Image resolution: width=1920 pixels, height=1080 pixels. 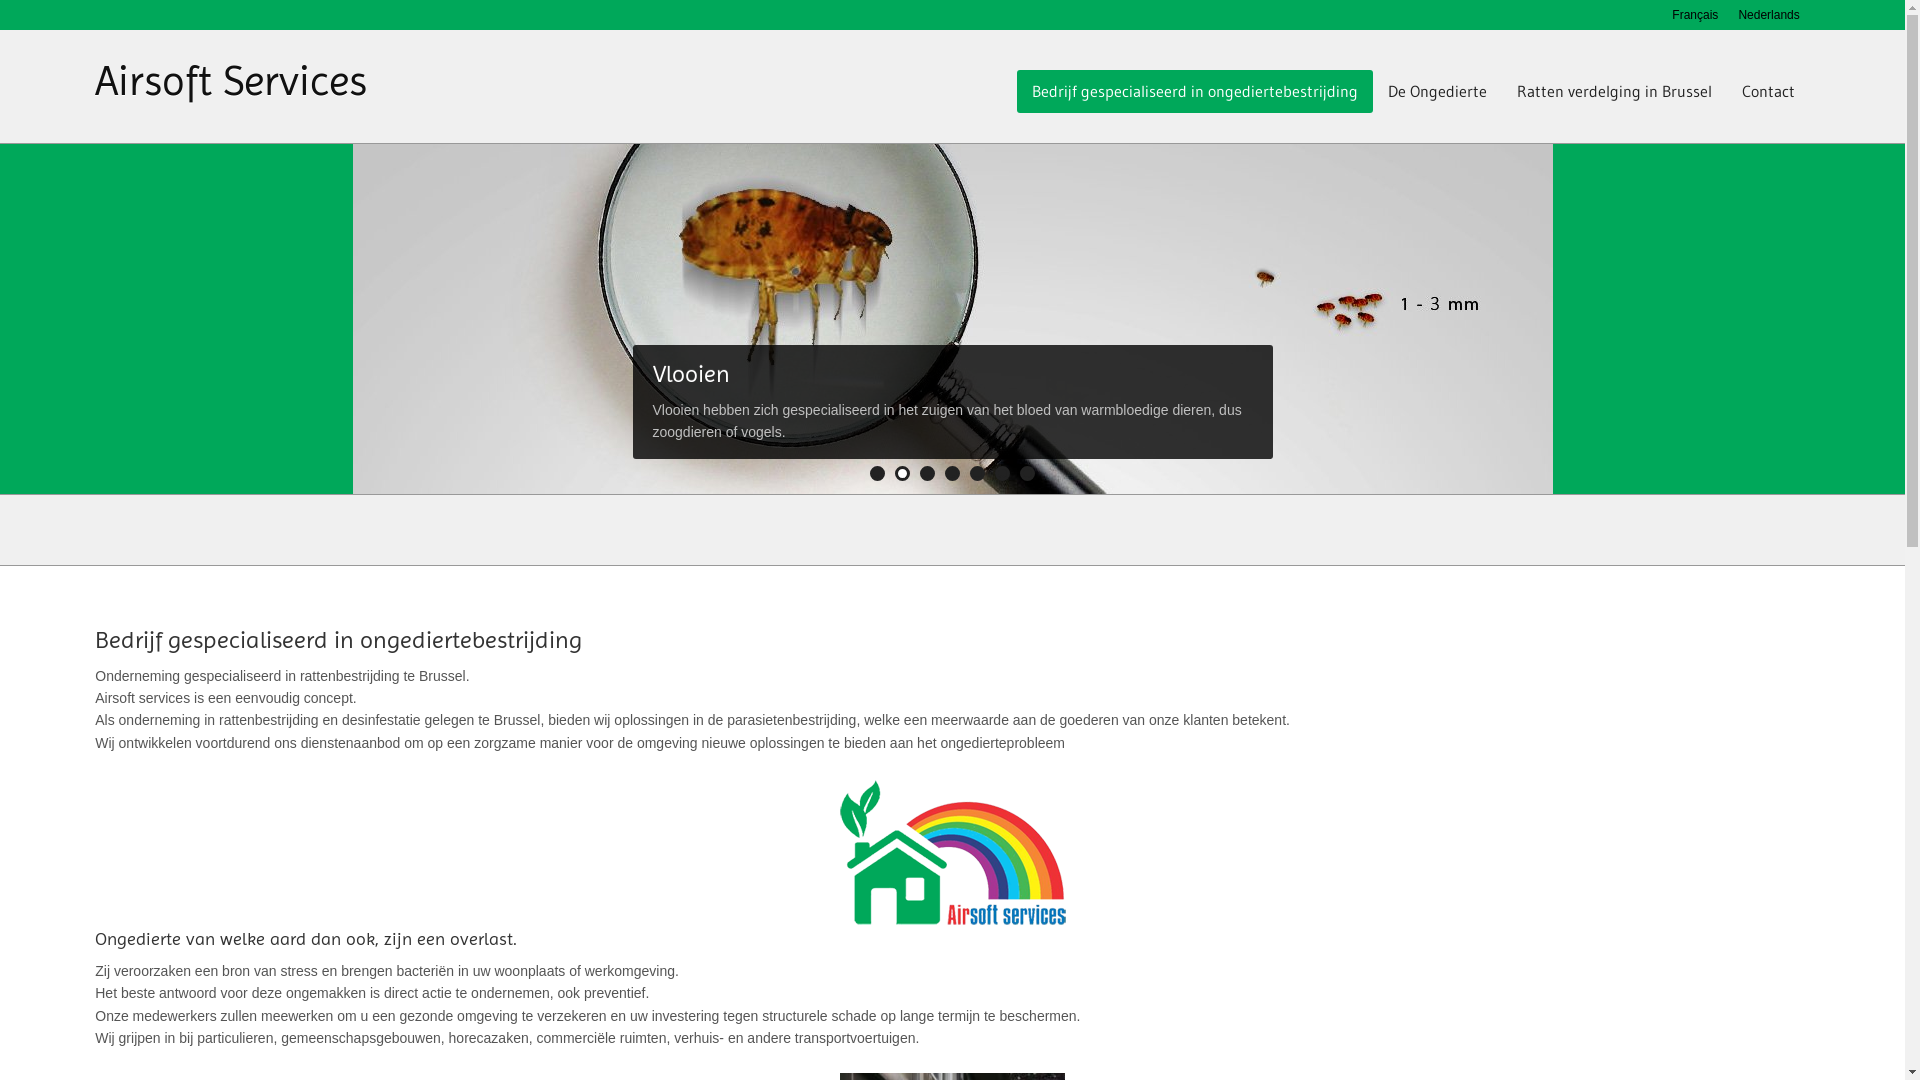 What do you see at coordinates (1768, 91) in the screenshot?
I see `'Contact'` at bounding box center [1768, 91].